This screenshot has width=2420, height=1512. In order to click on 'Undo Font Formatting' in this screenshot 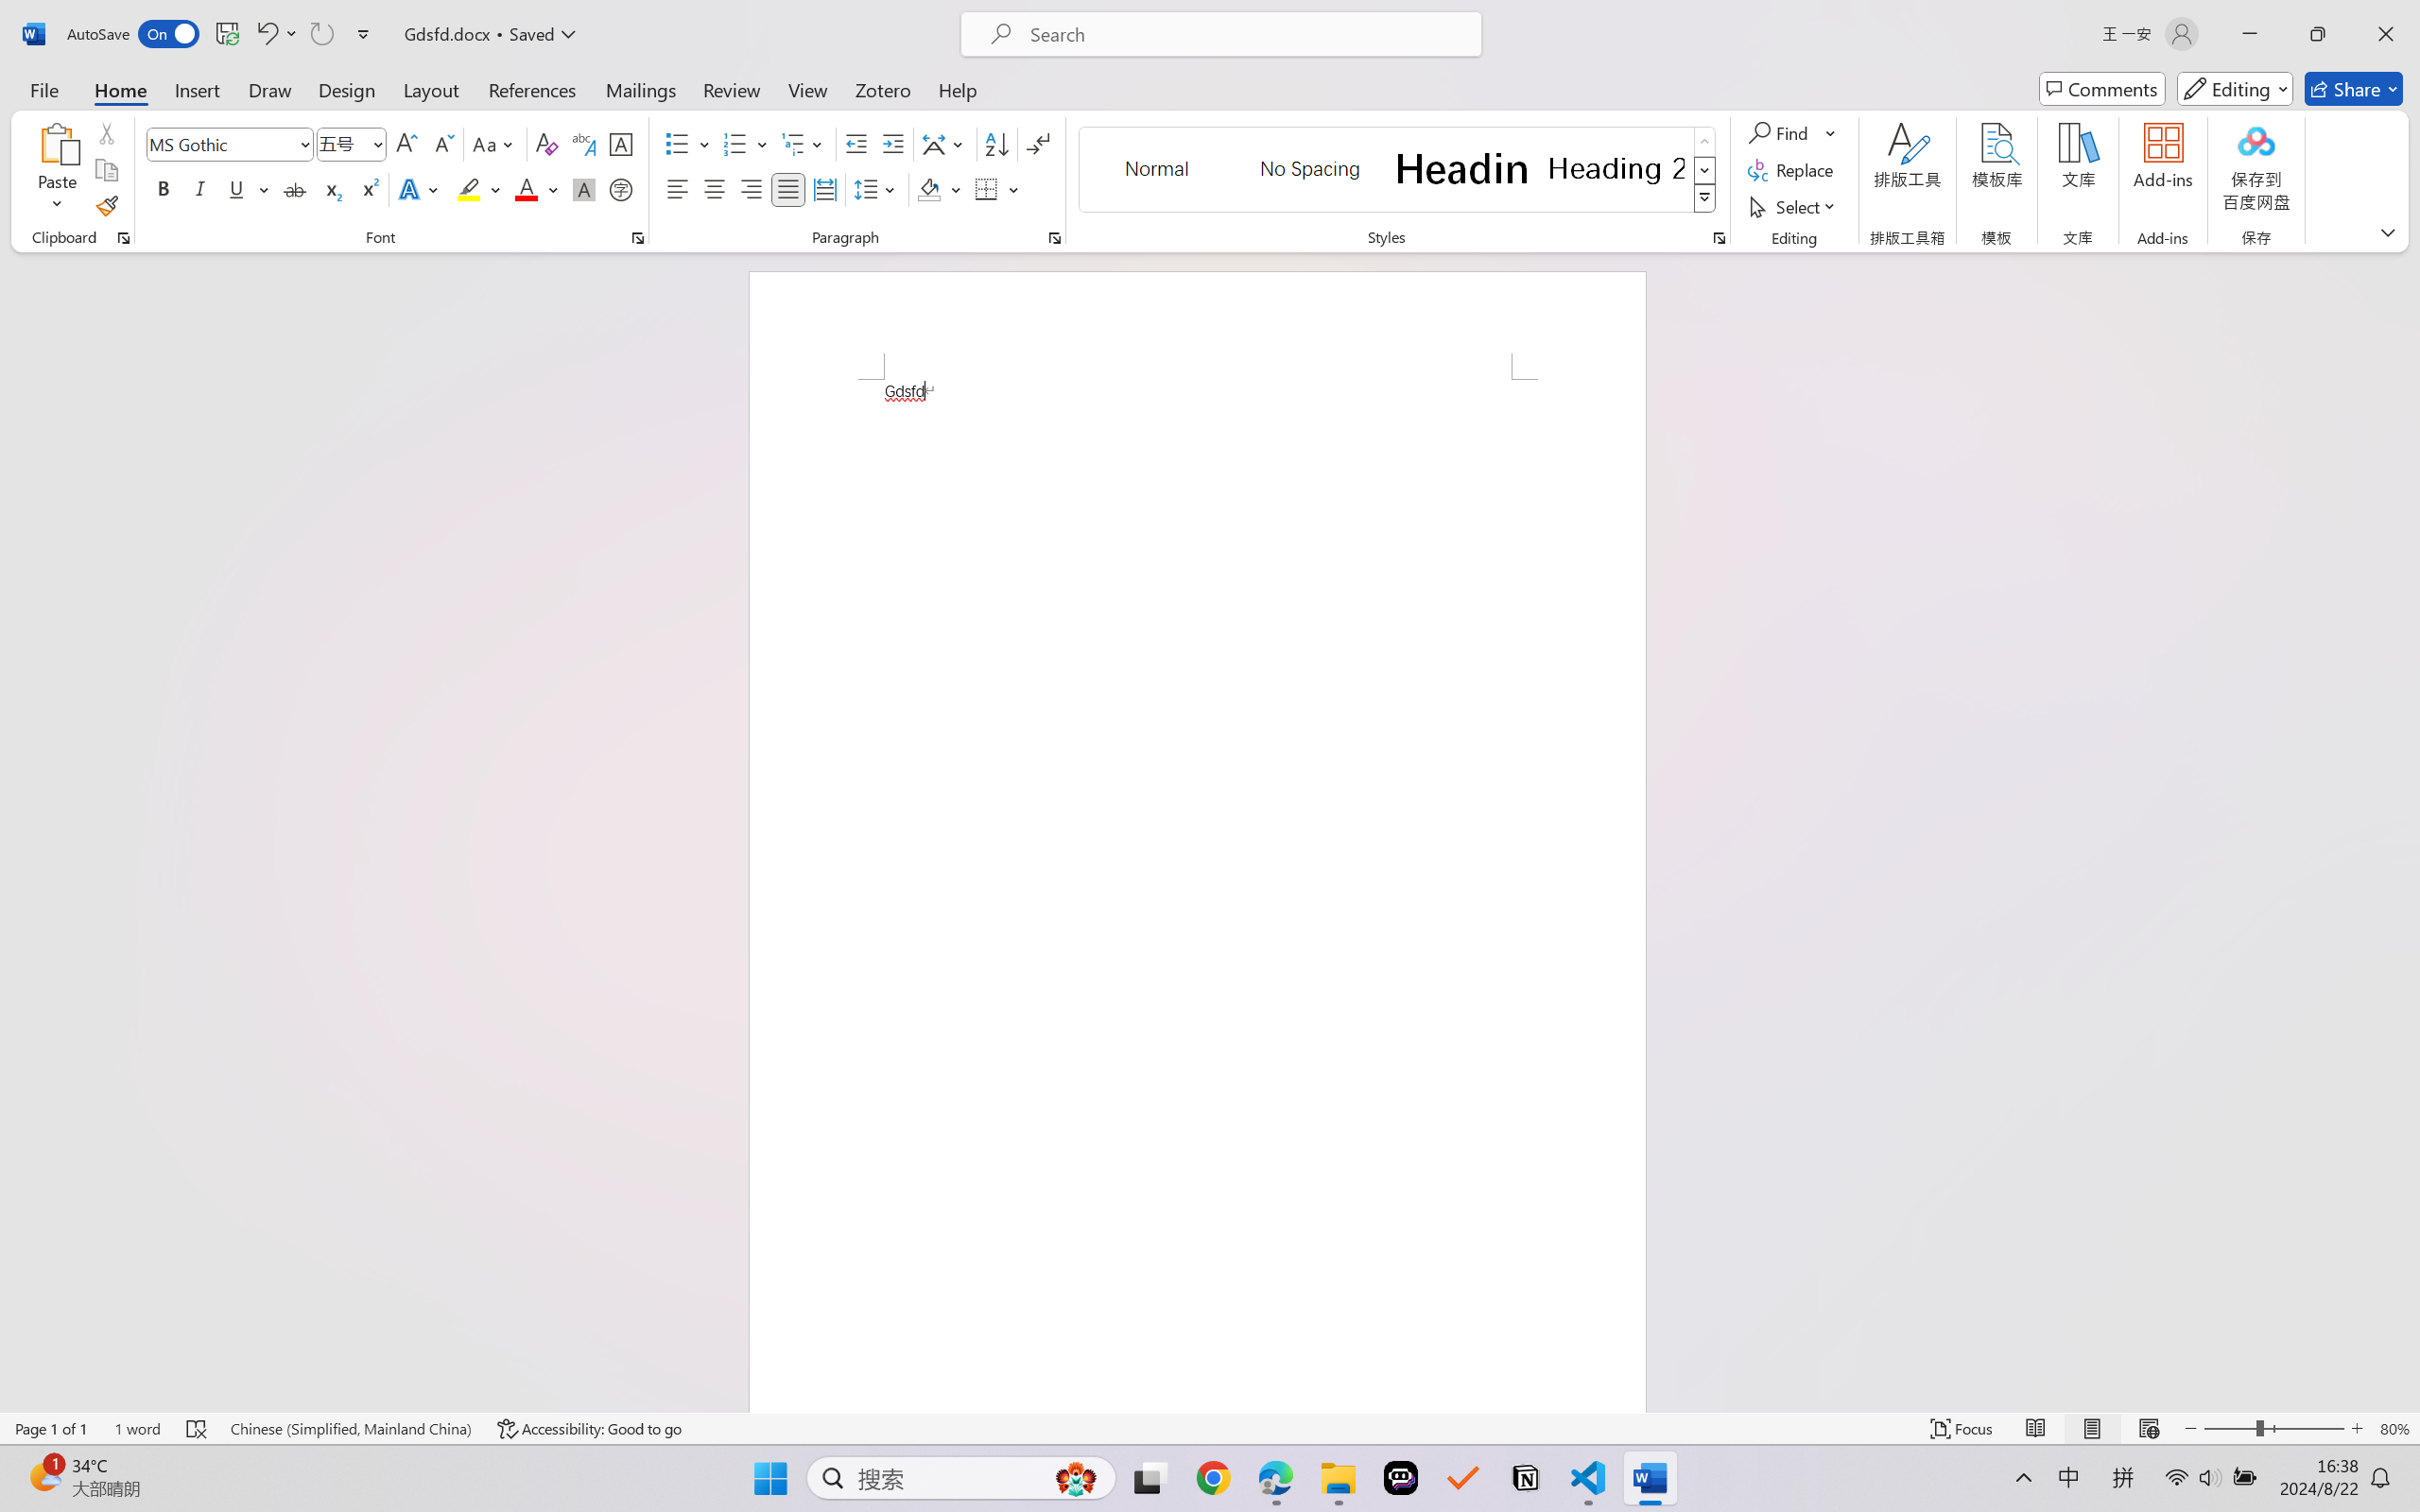, I will do `click(265, 33)`.